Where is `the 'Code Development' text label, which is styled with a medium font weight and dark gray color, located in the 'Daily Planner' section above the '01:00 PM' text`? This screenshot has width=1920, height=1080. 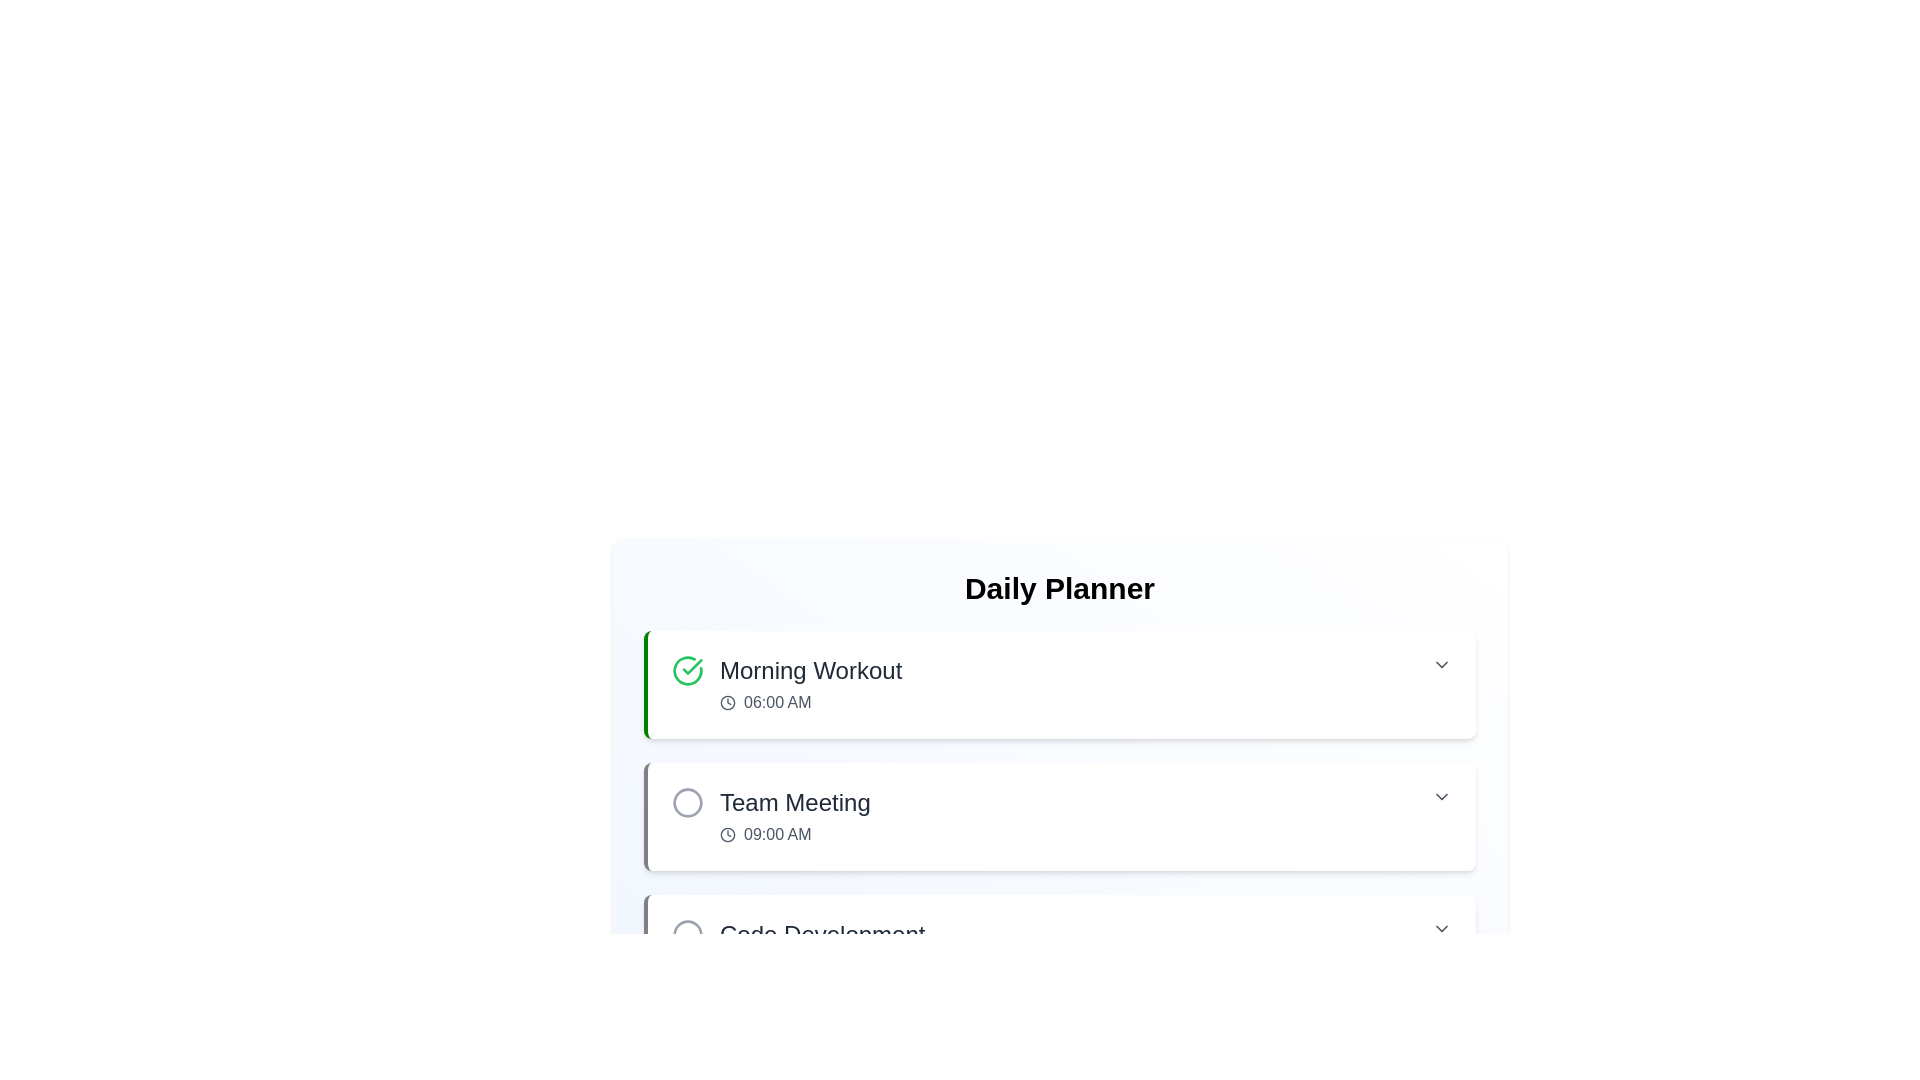
the 'Code Development' text label, which is styled with a medium font weight and dark gray color, located in the 'Daily Planner' section above the '01:00 PM' text is located at coordinates (822, 934).